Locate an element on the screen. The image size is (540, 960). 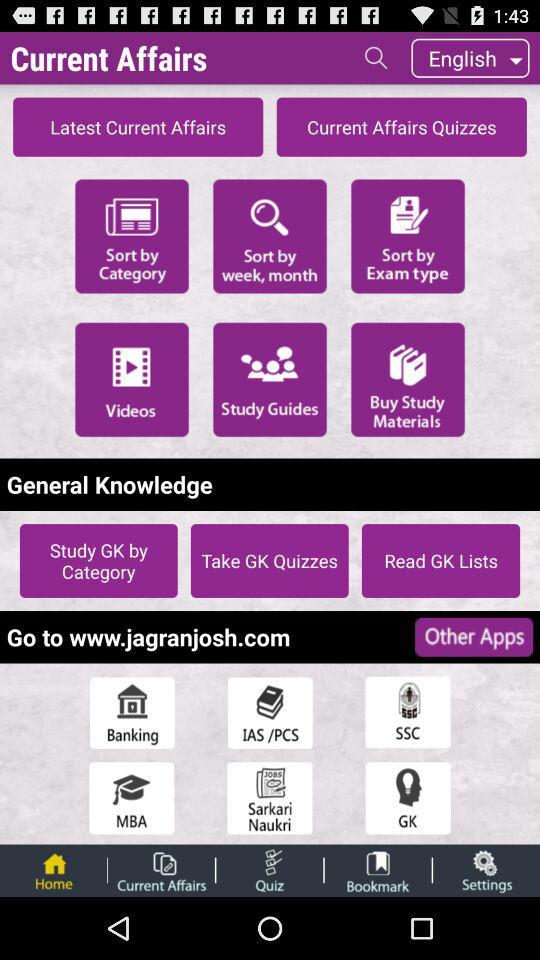
sort options is located at coordinates (270, 235).